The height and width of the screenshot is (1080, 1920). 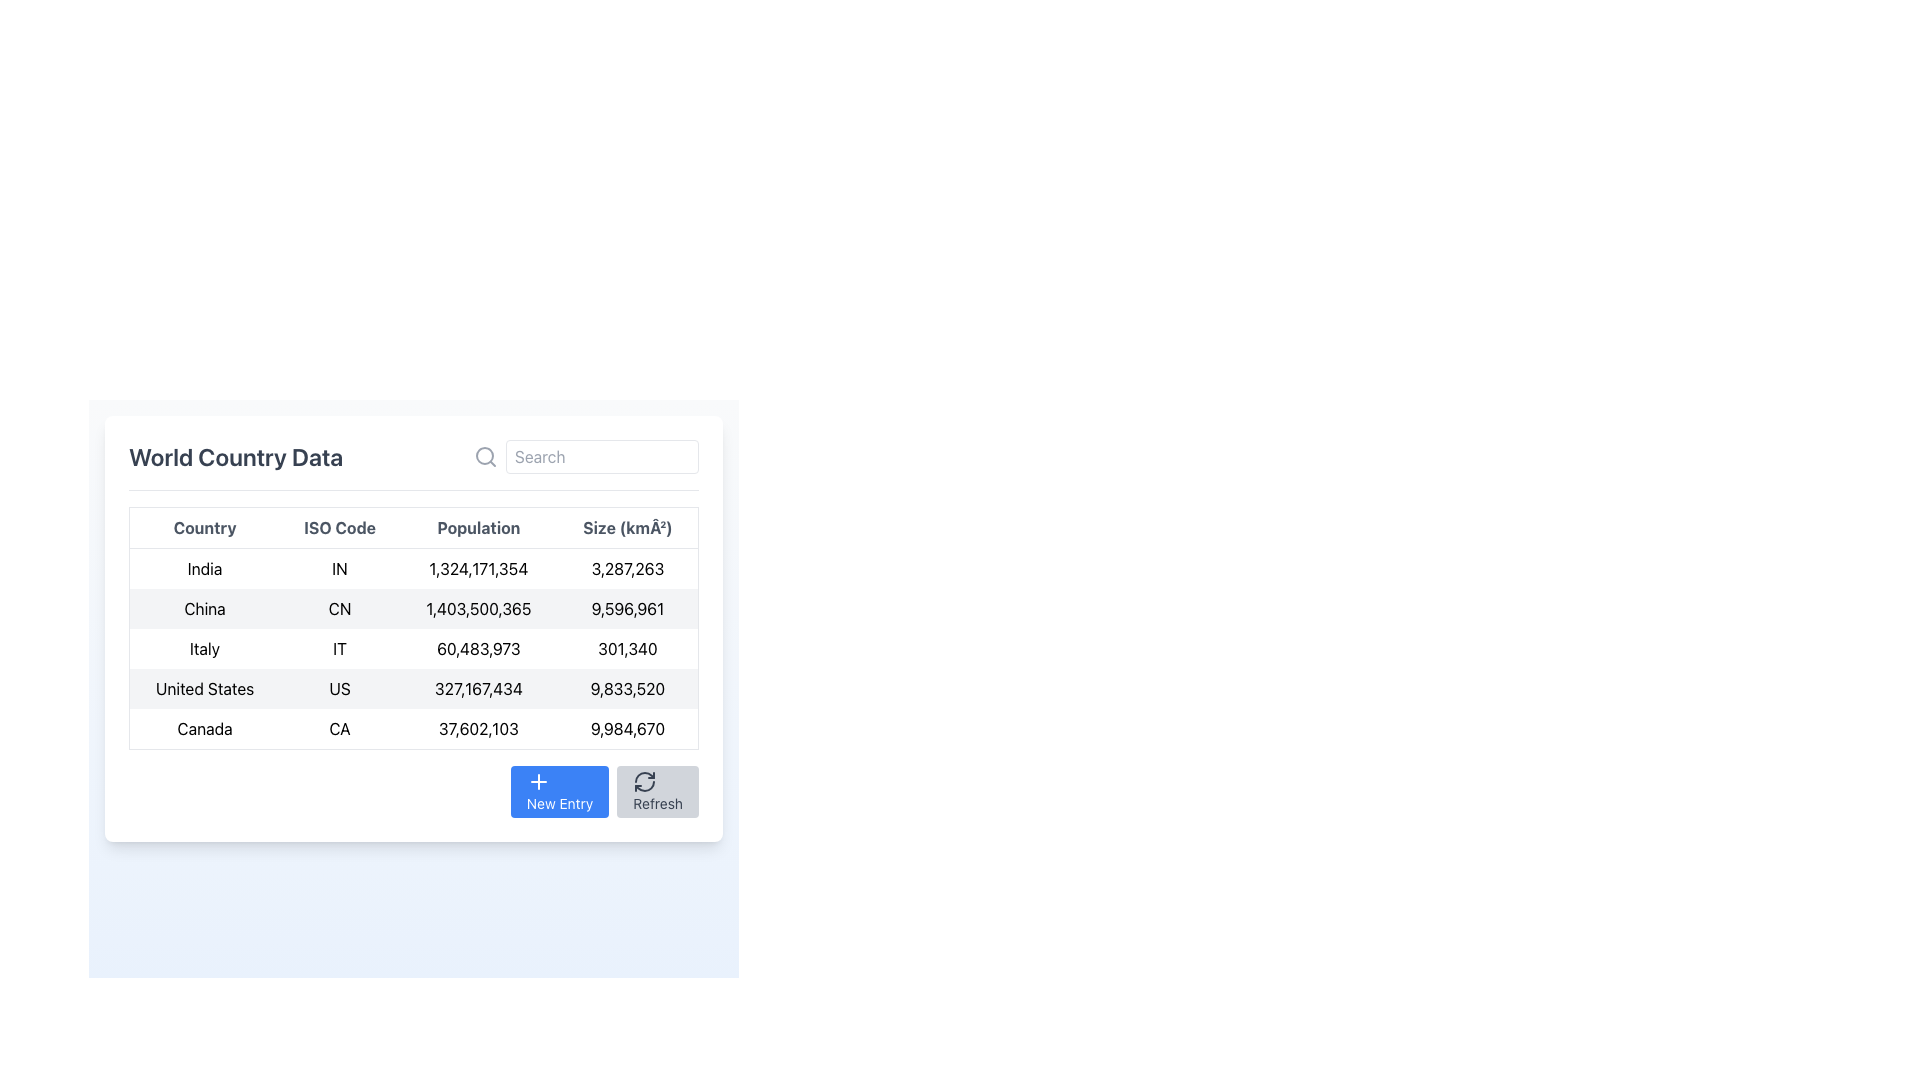 I want to click on the search icon, which is a circular magnifying glass with a handle, located to the left of the search input field labeled 'Search', so click(x=485, y=456).